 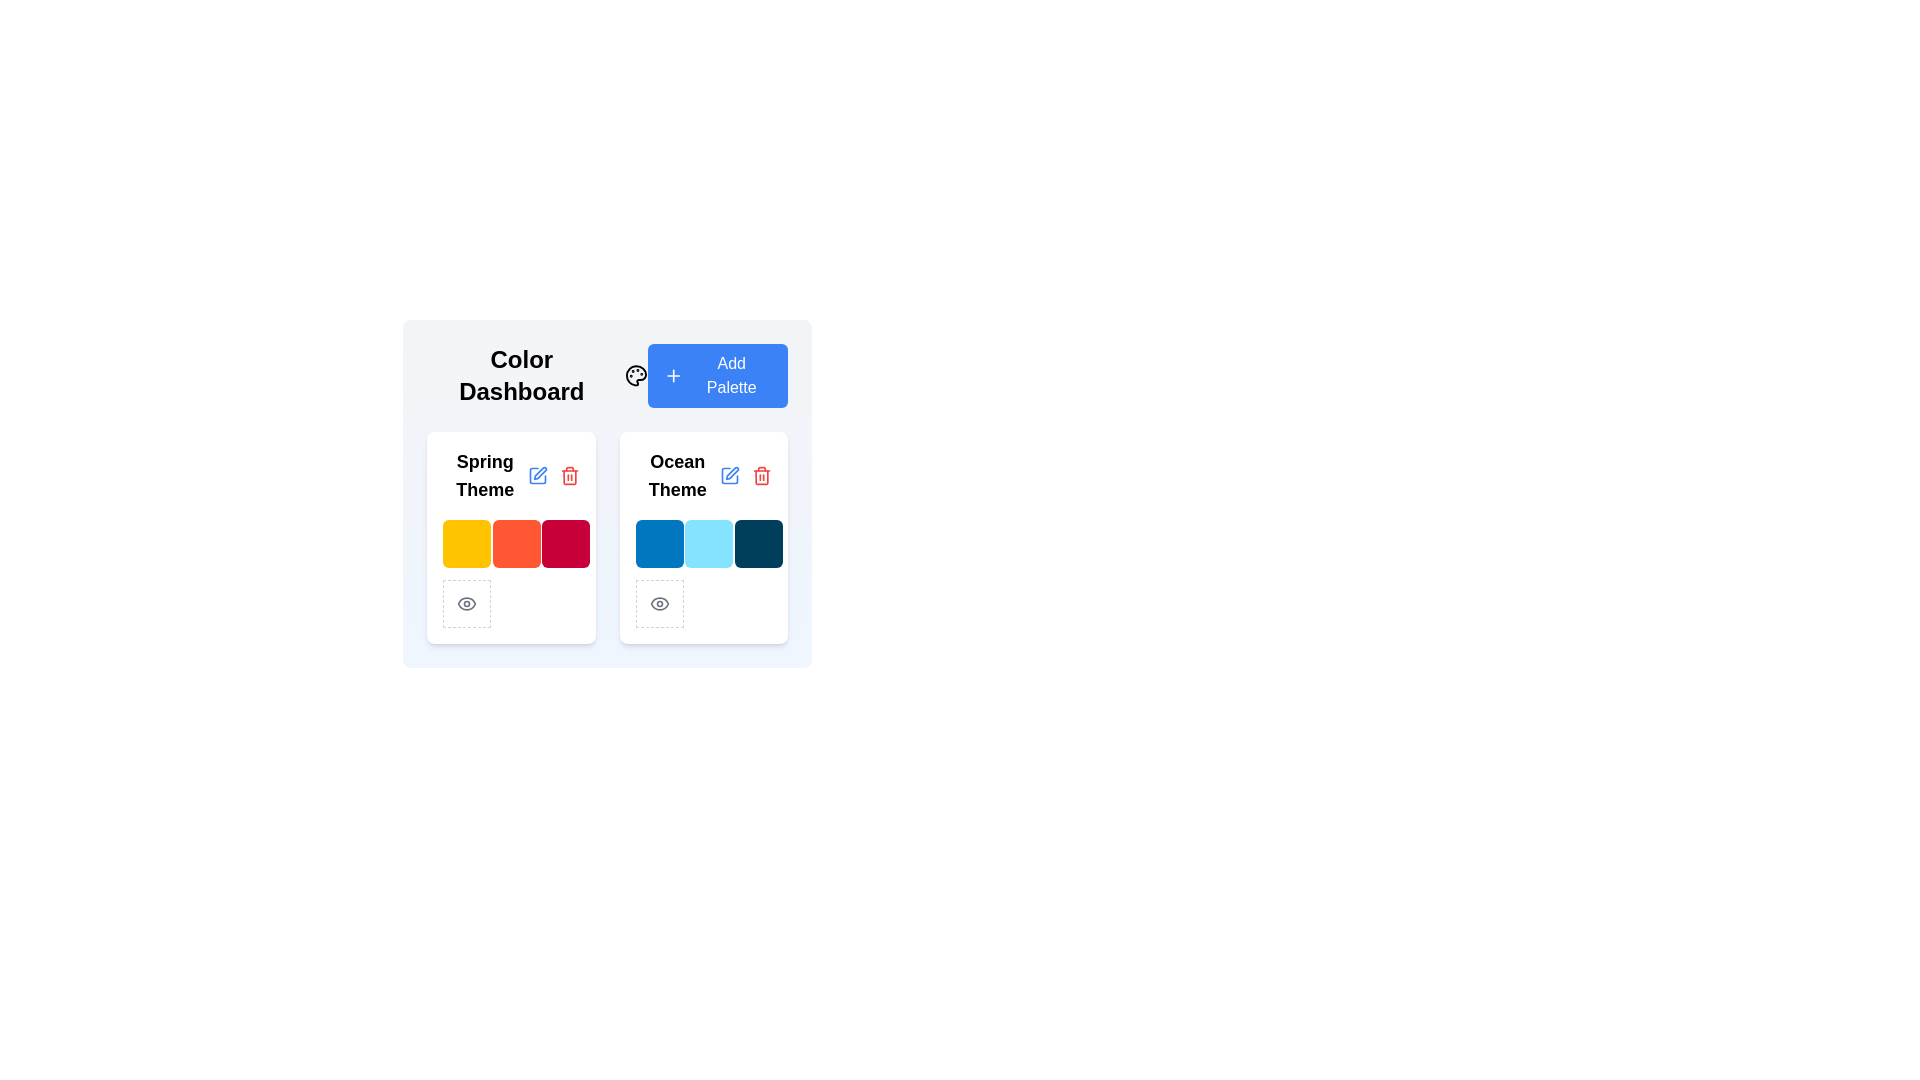 What do you see at coordinates (537, 475) in the screenshot?
I see `the blue pen icon edit button located near the 'Spring Theme' label` at bounding box center [537, 475].